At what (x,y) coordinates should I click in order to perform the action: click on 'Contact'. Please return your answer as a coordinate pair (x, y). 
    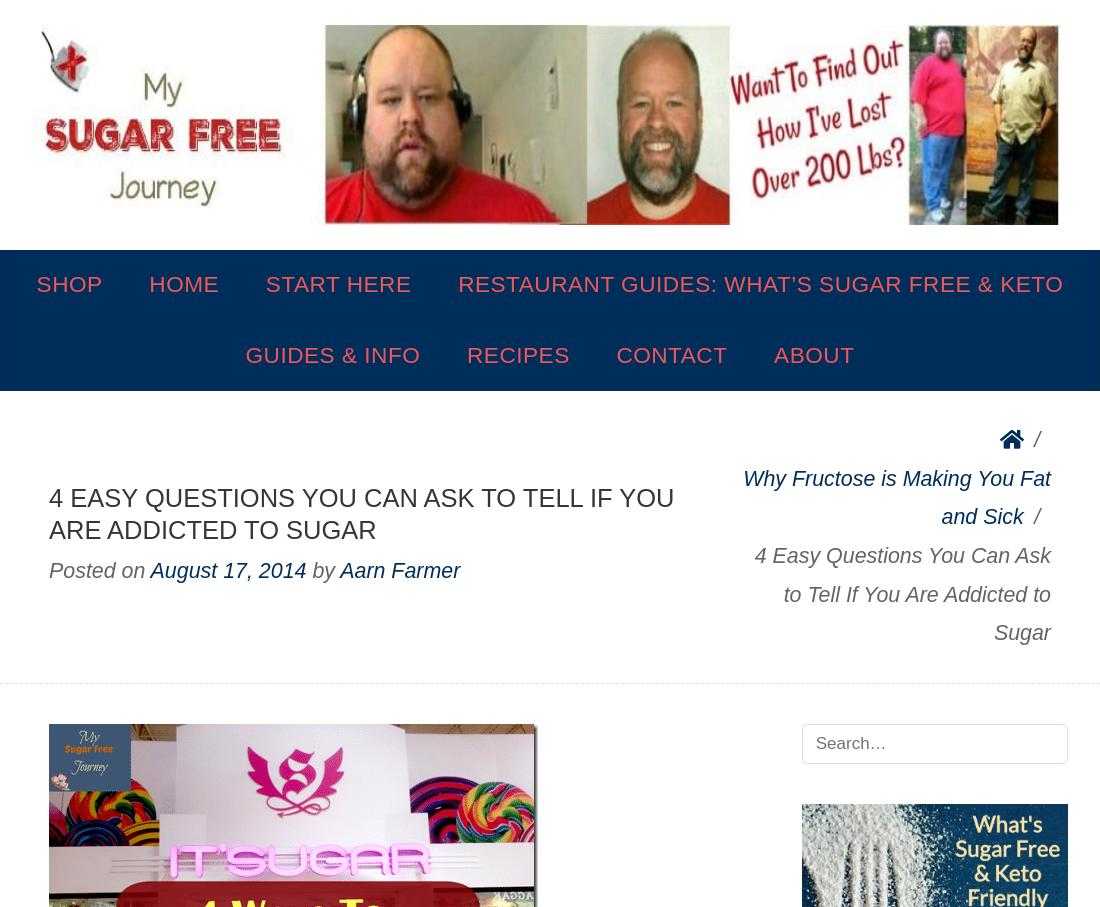
    Looking at the image, I should click on (671, 353).